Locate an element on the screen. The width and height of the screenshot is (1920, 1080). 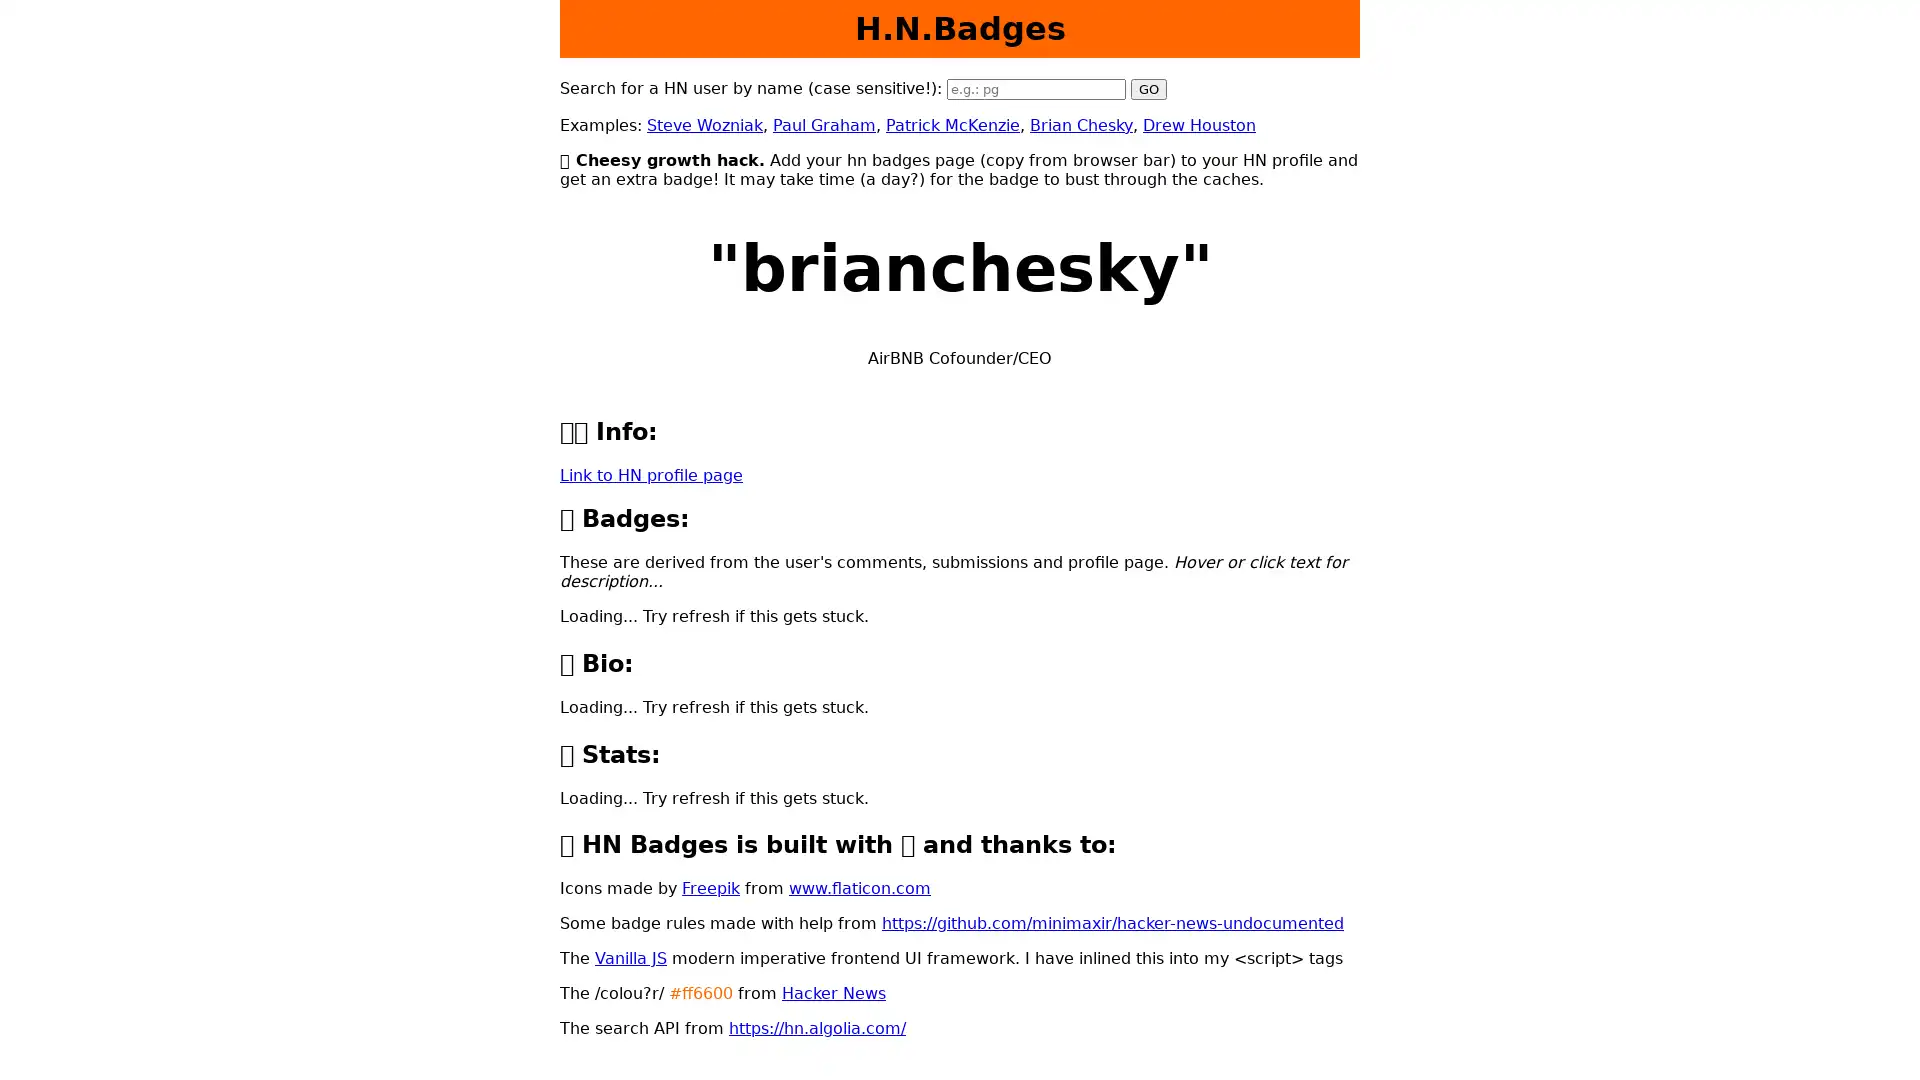
GO is located at coordinates (1148, 88).